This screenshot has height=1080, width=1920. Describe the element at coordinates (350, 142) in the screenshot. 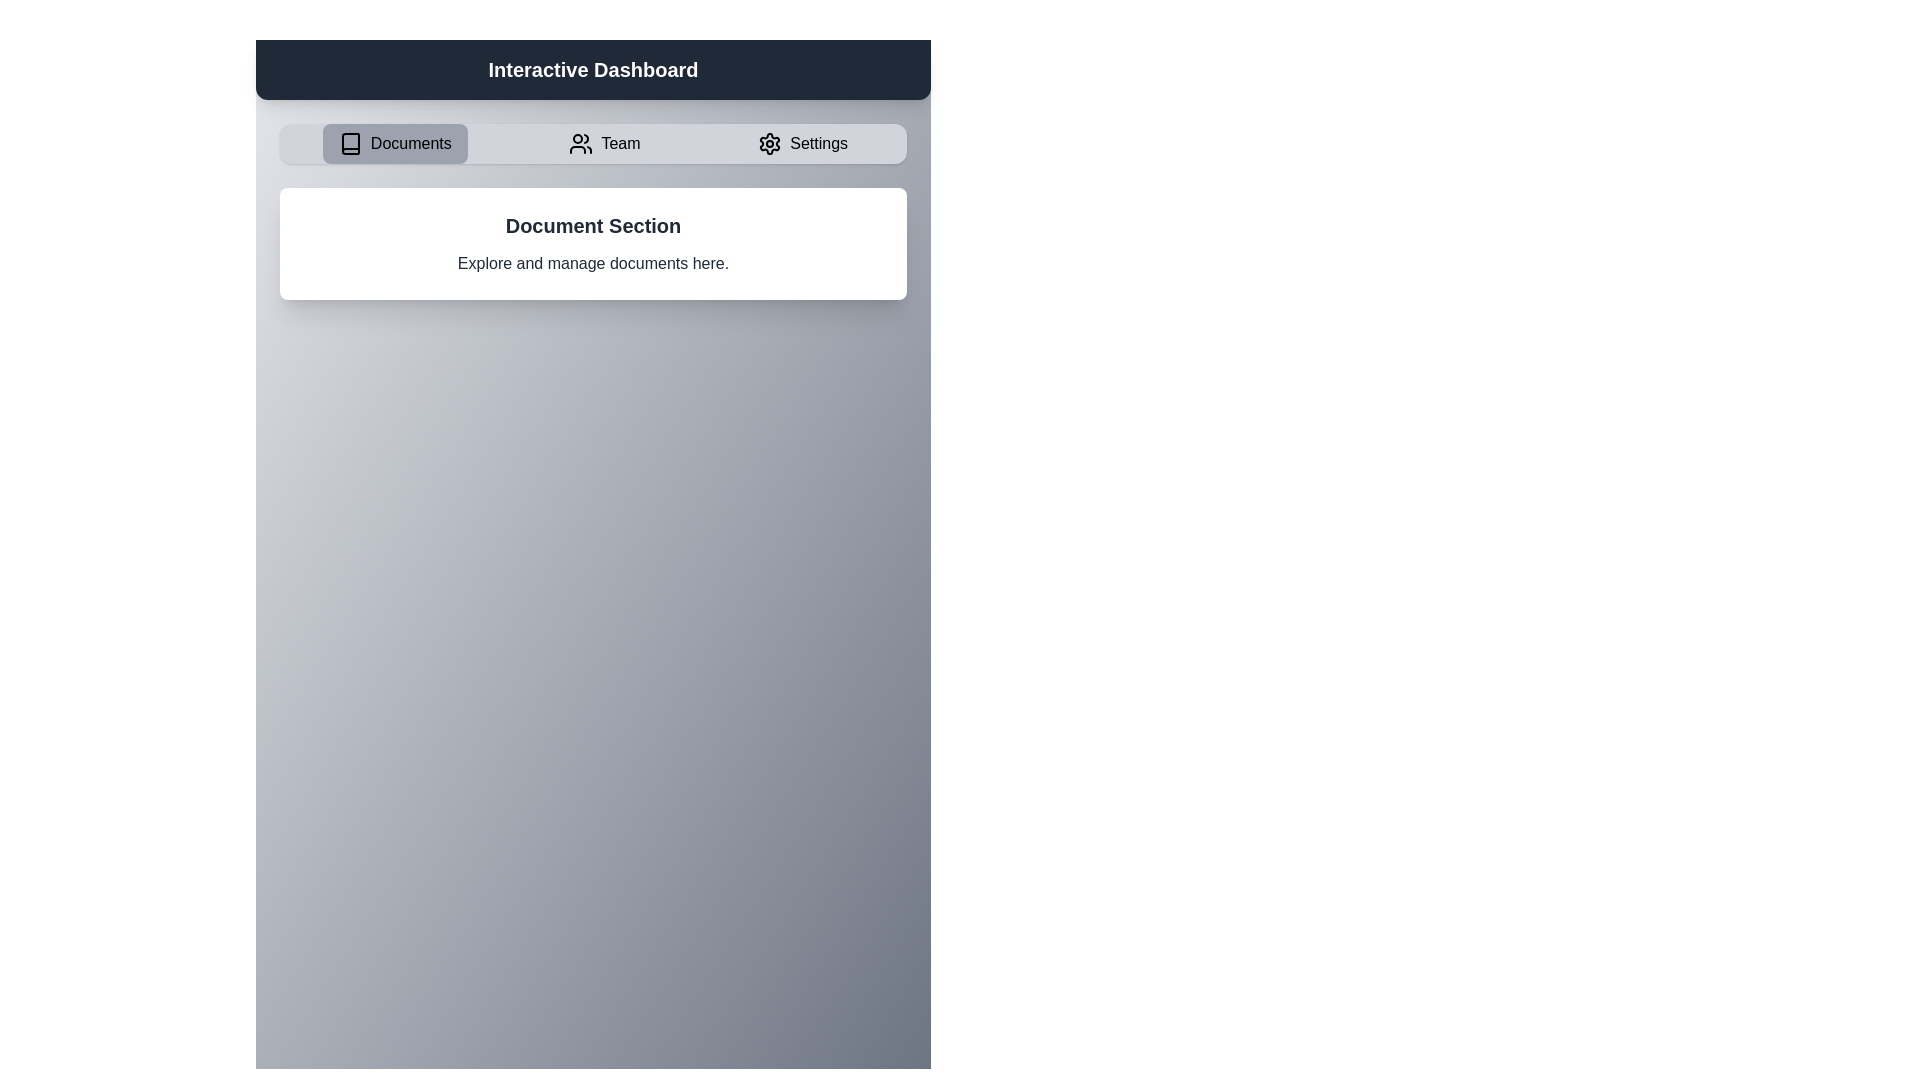

I see `the 'Documents' button on the navigation bar` at that location.